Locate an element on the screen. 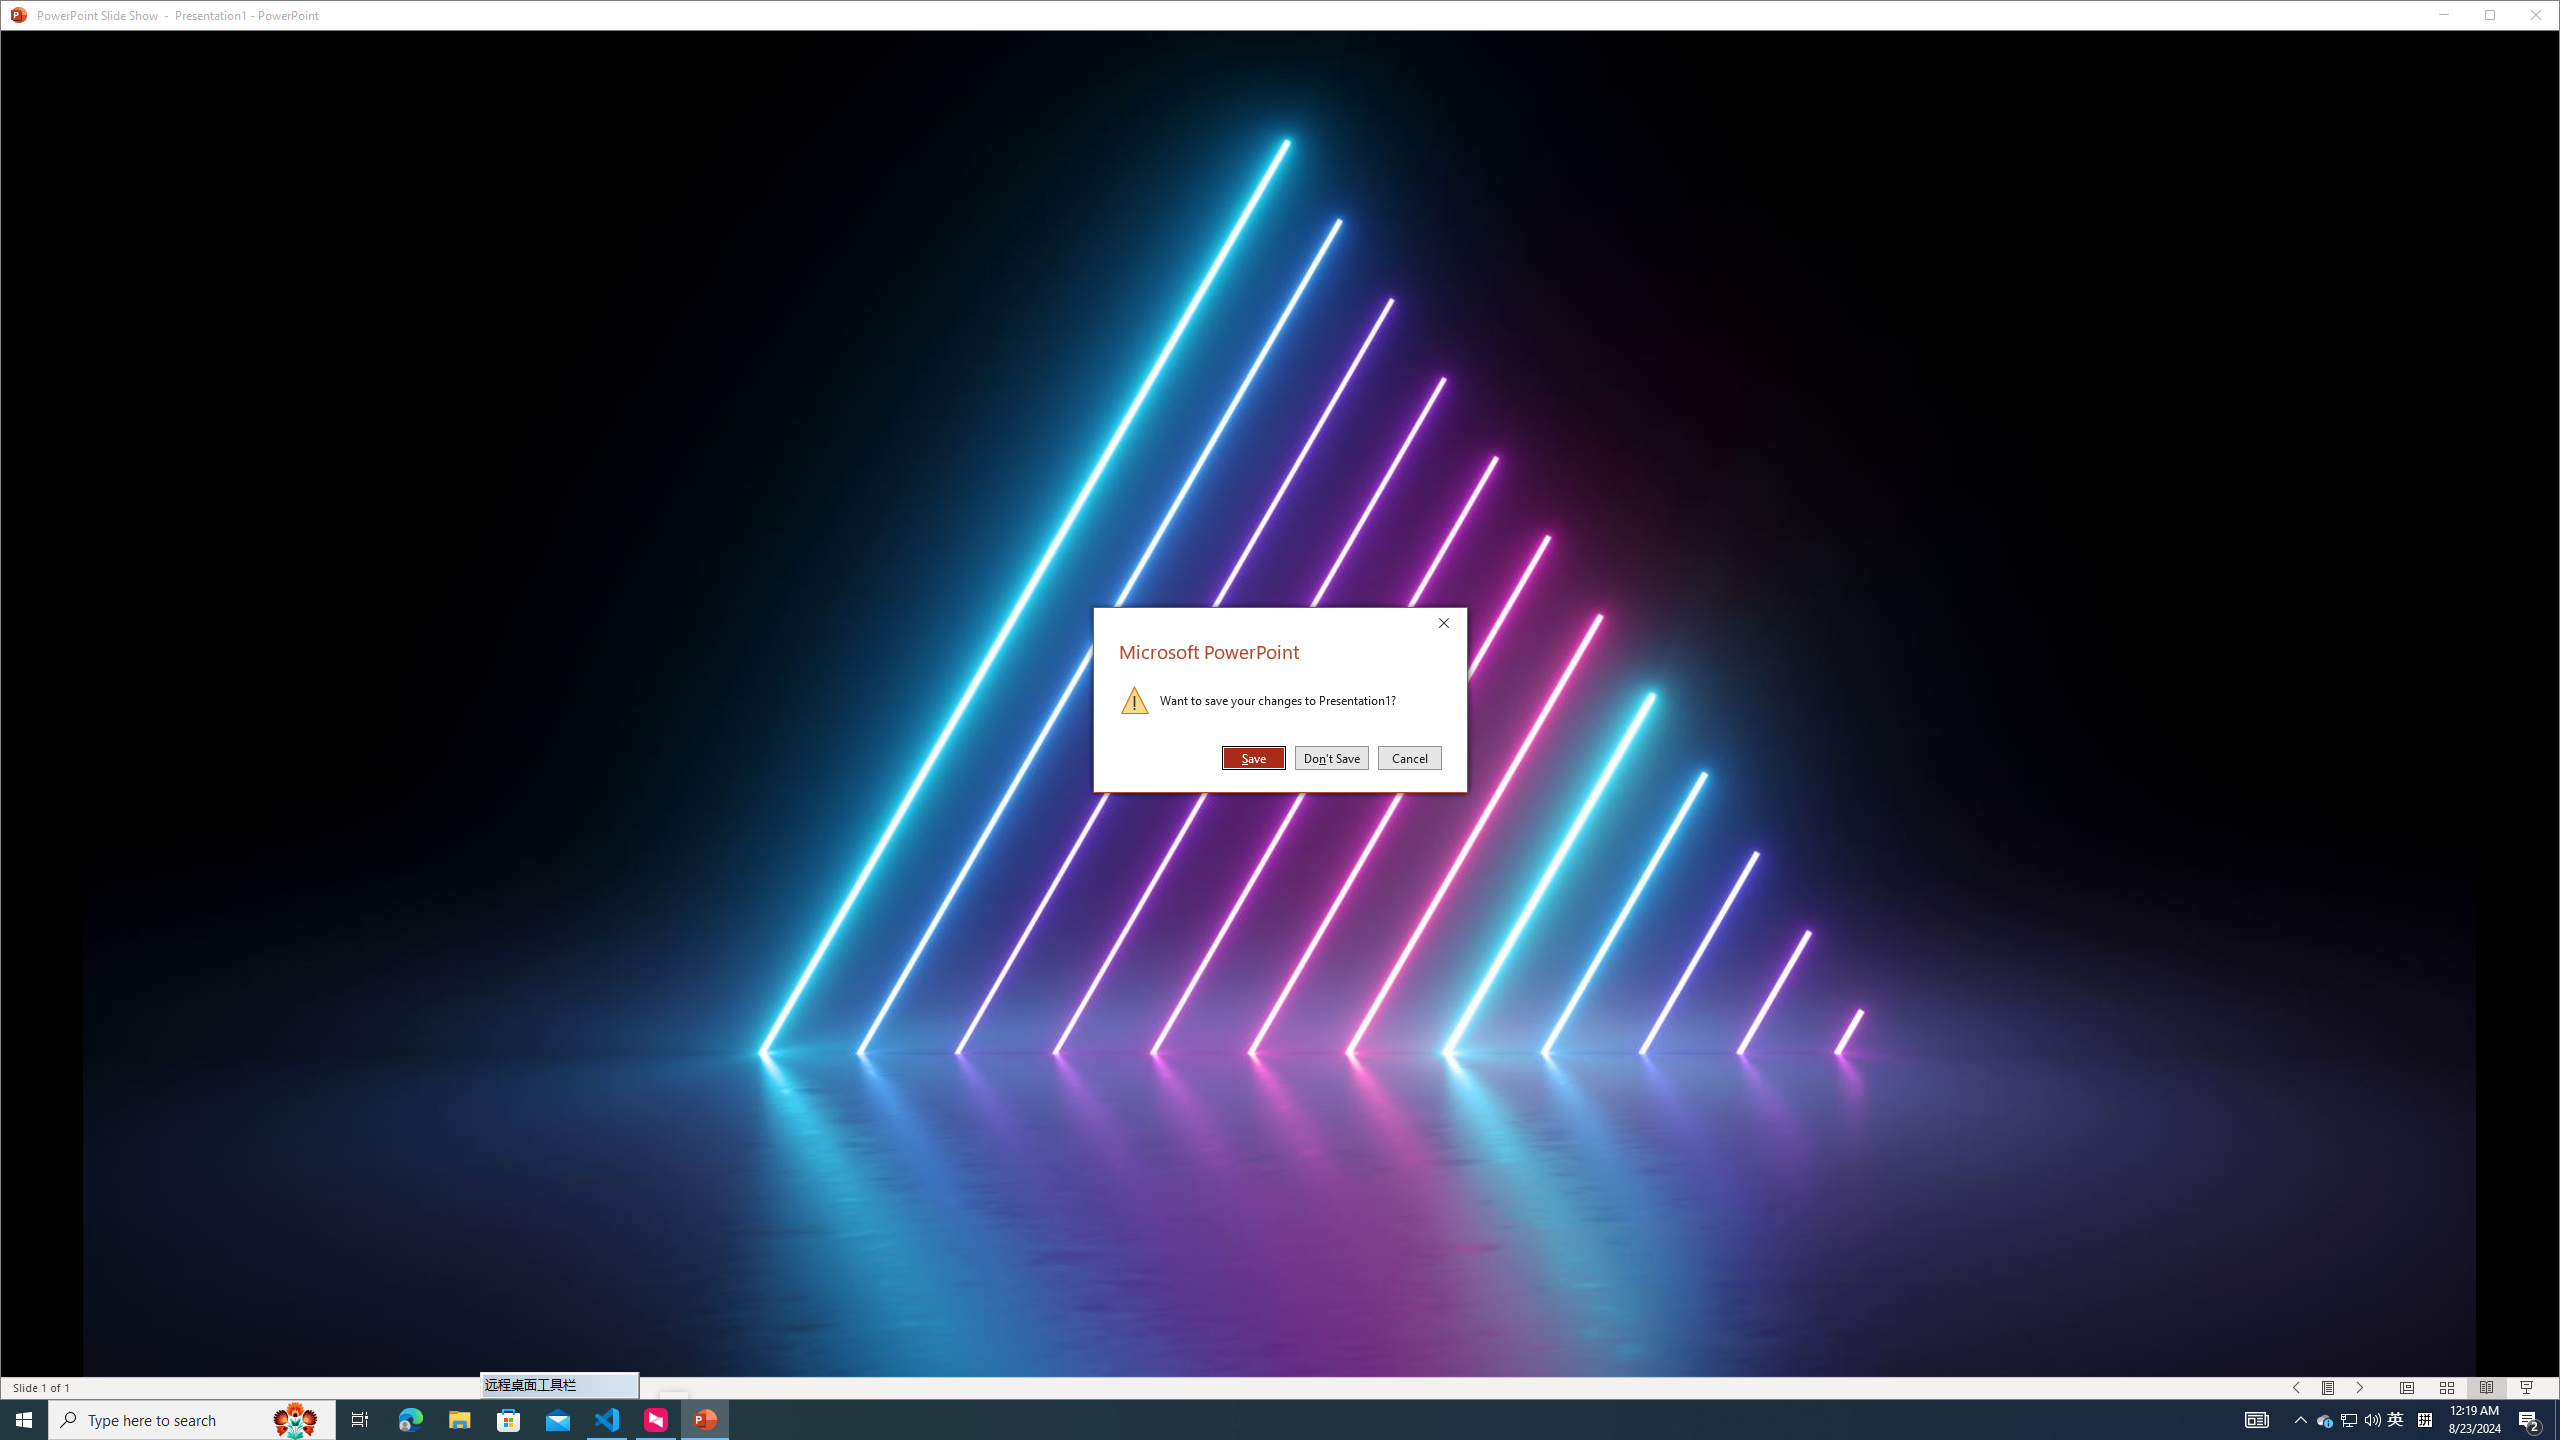 The height and width of the screenshot is (1440, 2560). 'PowerPoint - 1 running window' is located at coordinates (705, 1418).